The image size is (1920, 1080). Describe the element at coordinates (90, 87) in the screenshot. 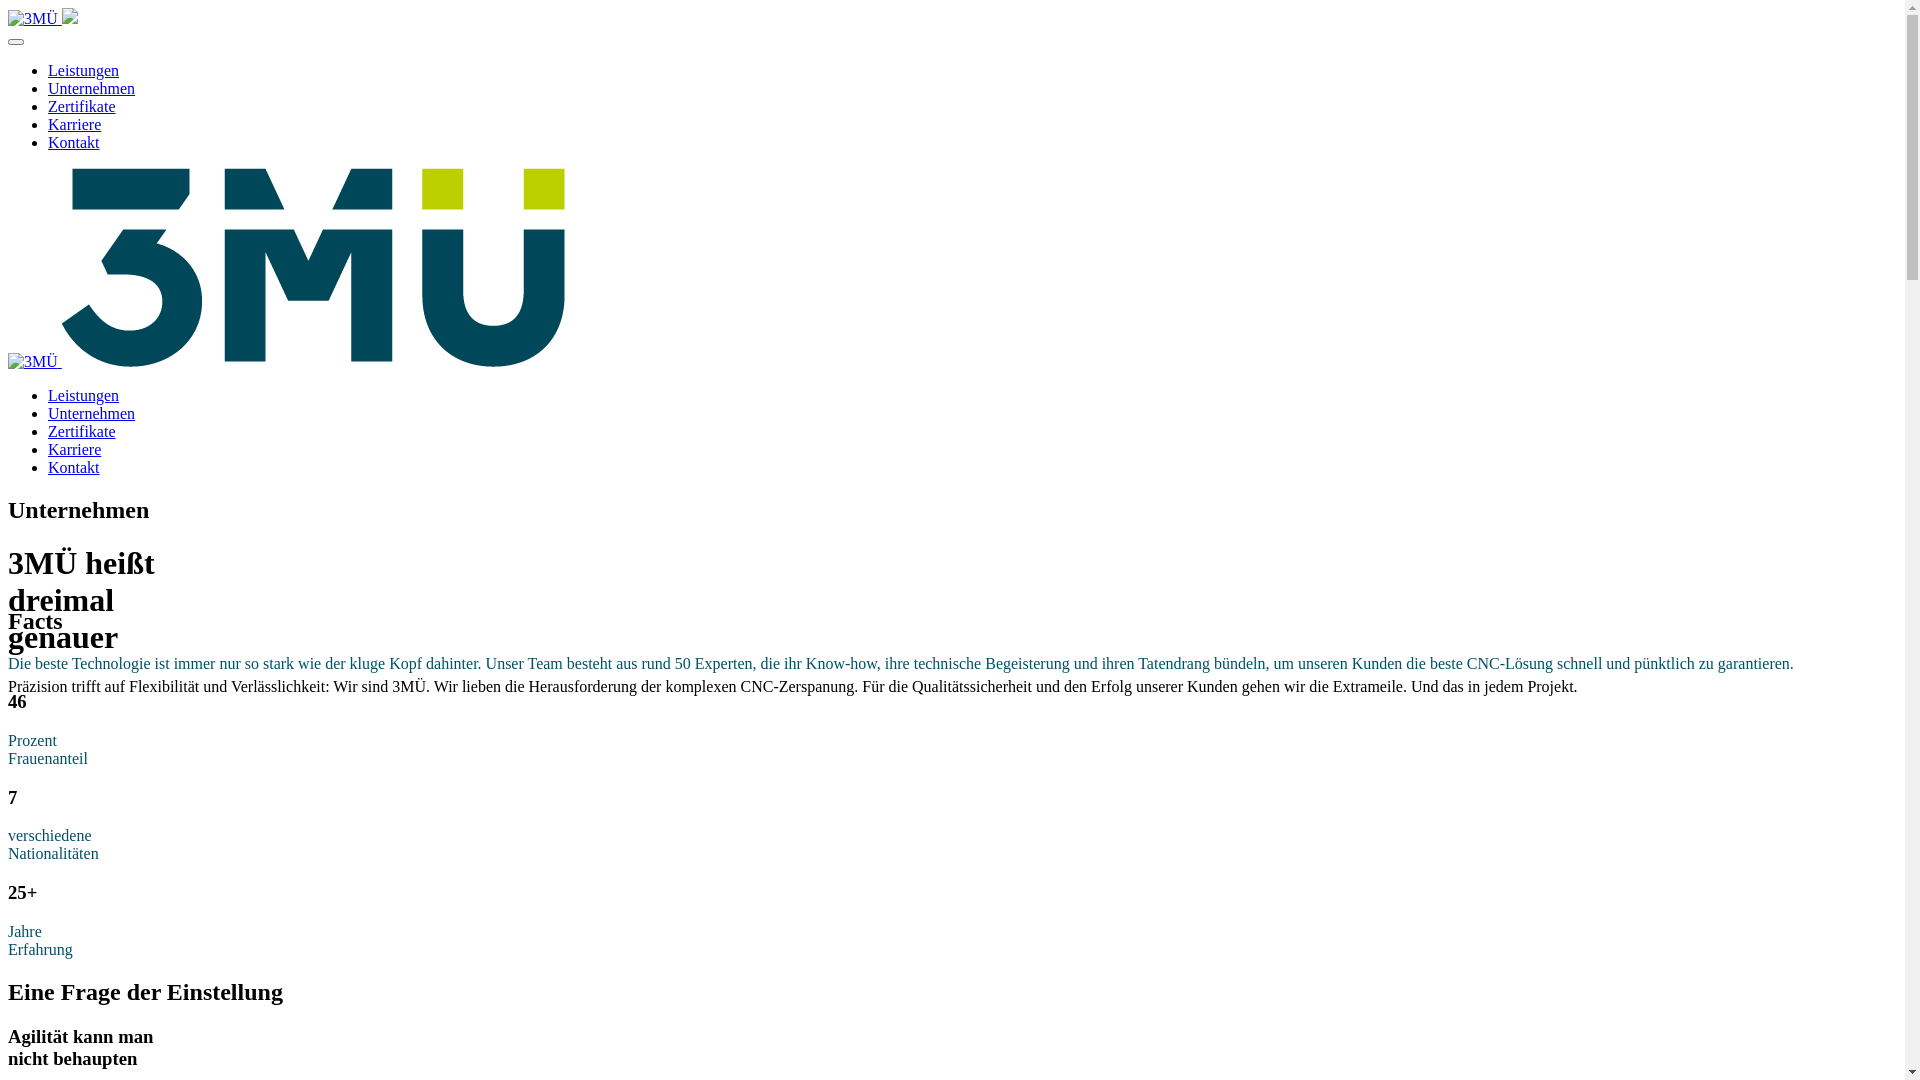

I see `'Unternehmen'` at that location.